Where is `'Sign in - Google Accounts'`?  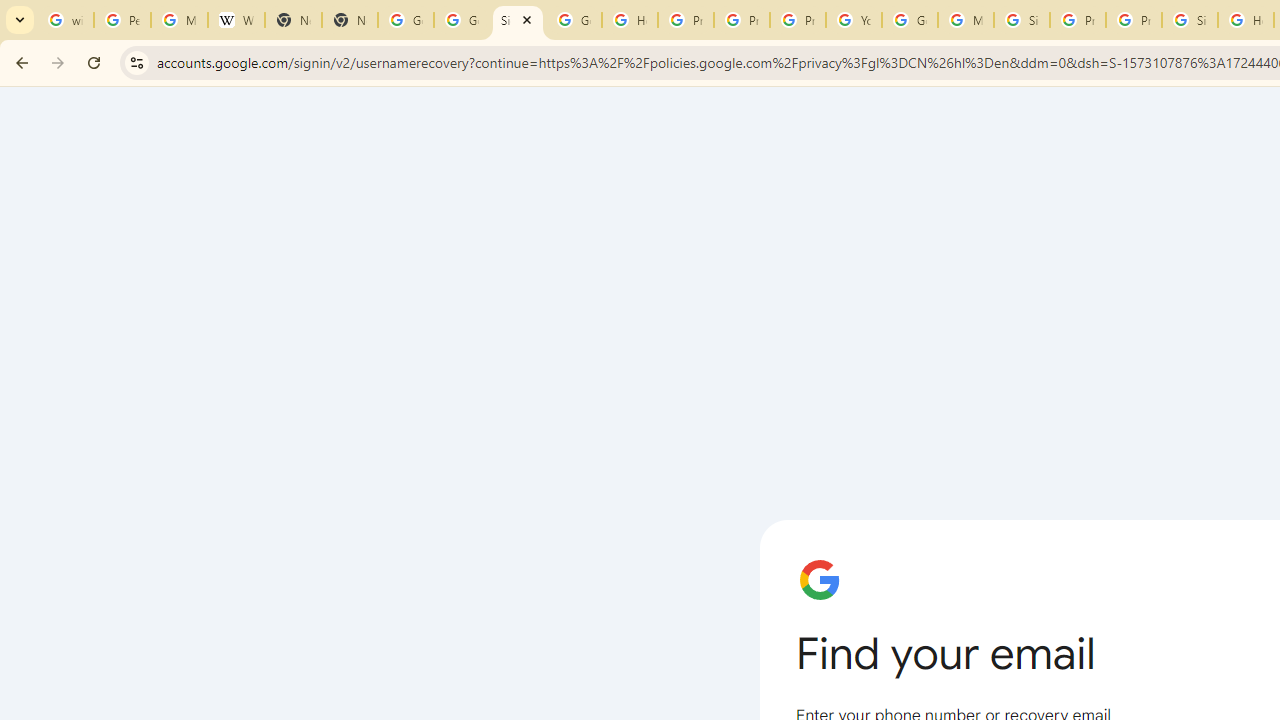 'Sign in - Google Accounts' is located at coordinates (1022, 20).